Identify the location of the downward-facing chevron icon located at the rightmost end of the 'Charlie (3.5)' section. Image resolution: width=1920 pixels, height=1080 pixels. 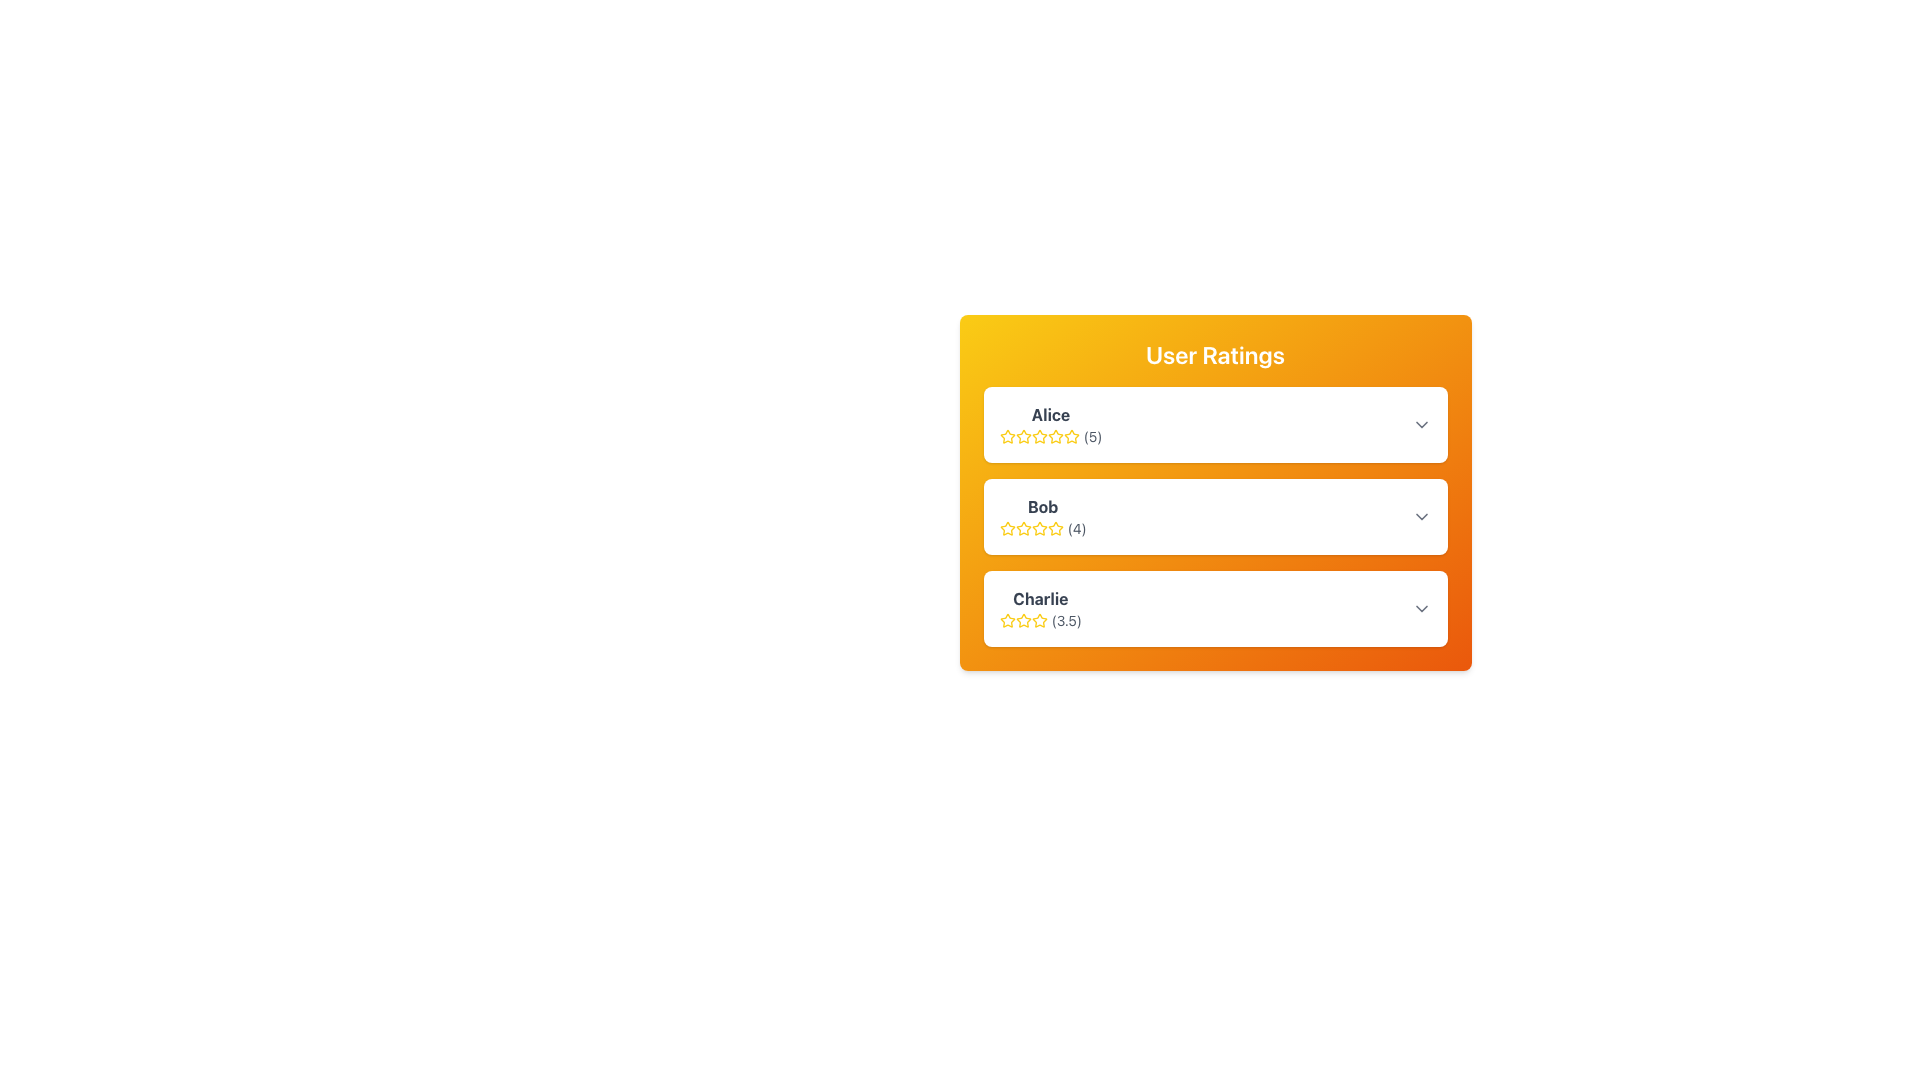
(1420, 608).